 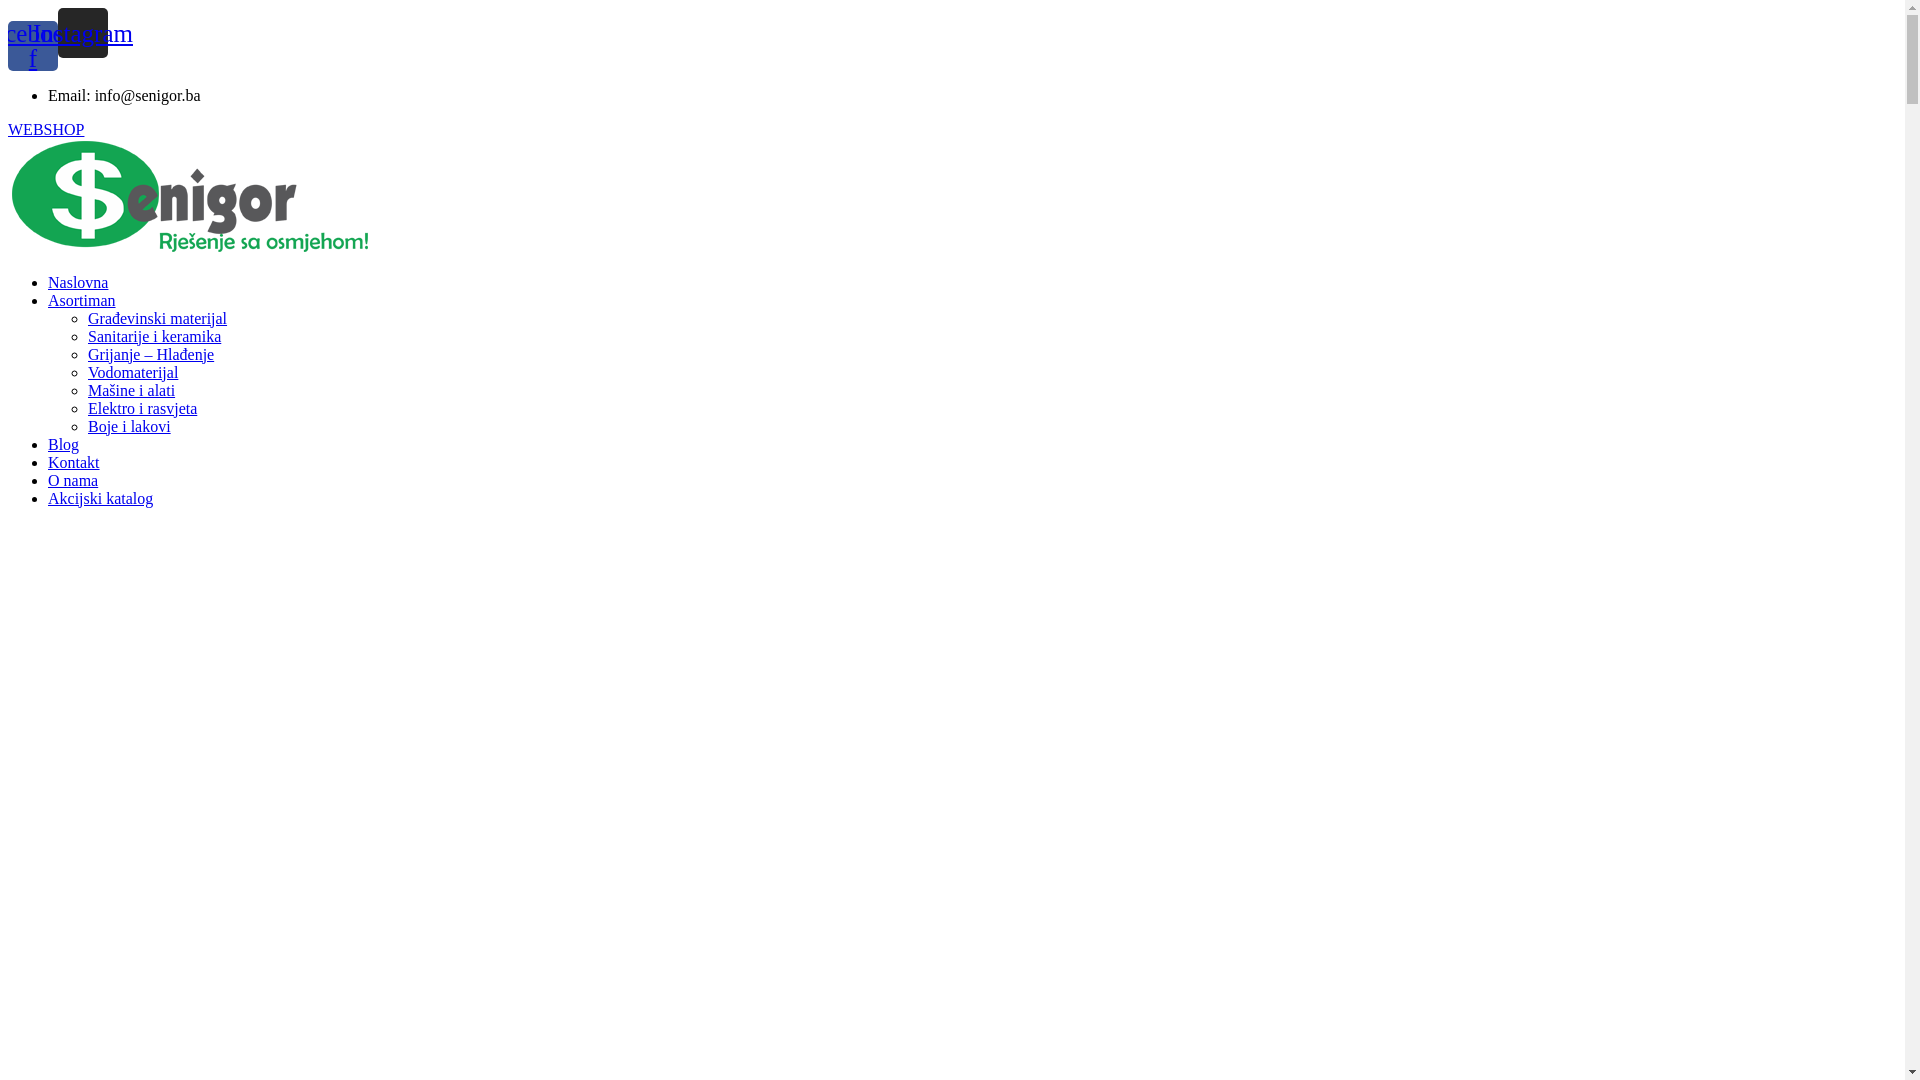 What do you see at coordinates (33, 45) in the screenshot?
I see `'Facebook-f'` at bounding box center [33, 45].